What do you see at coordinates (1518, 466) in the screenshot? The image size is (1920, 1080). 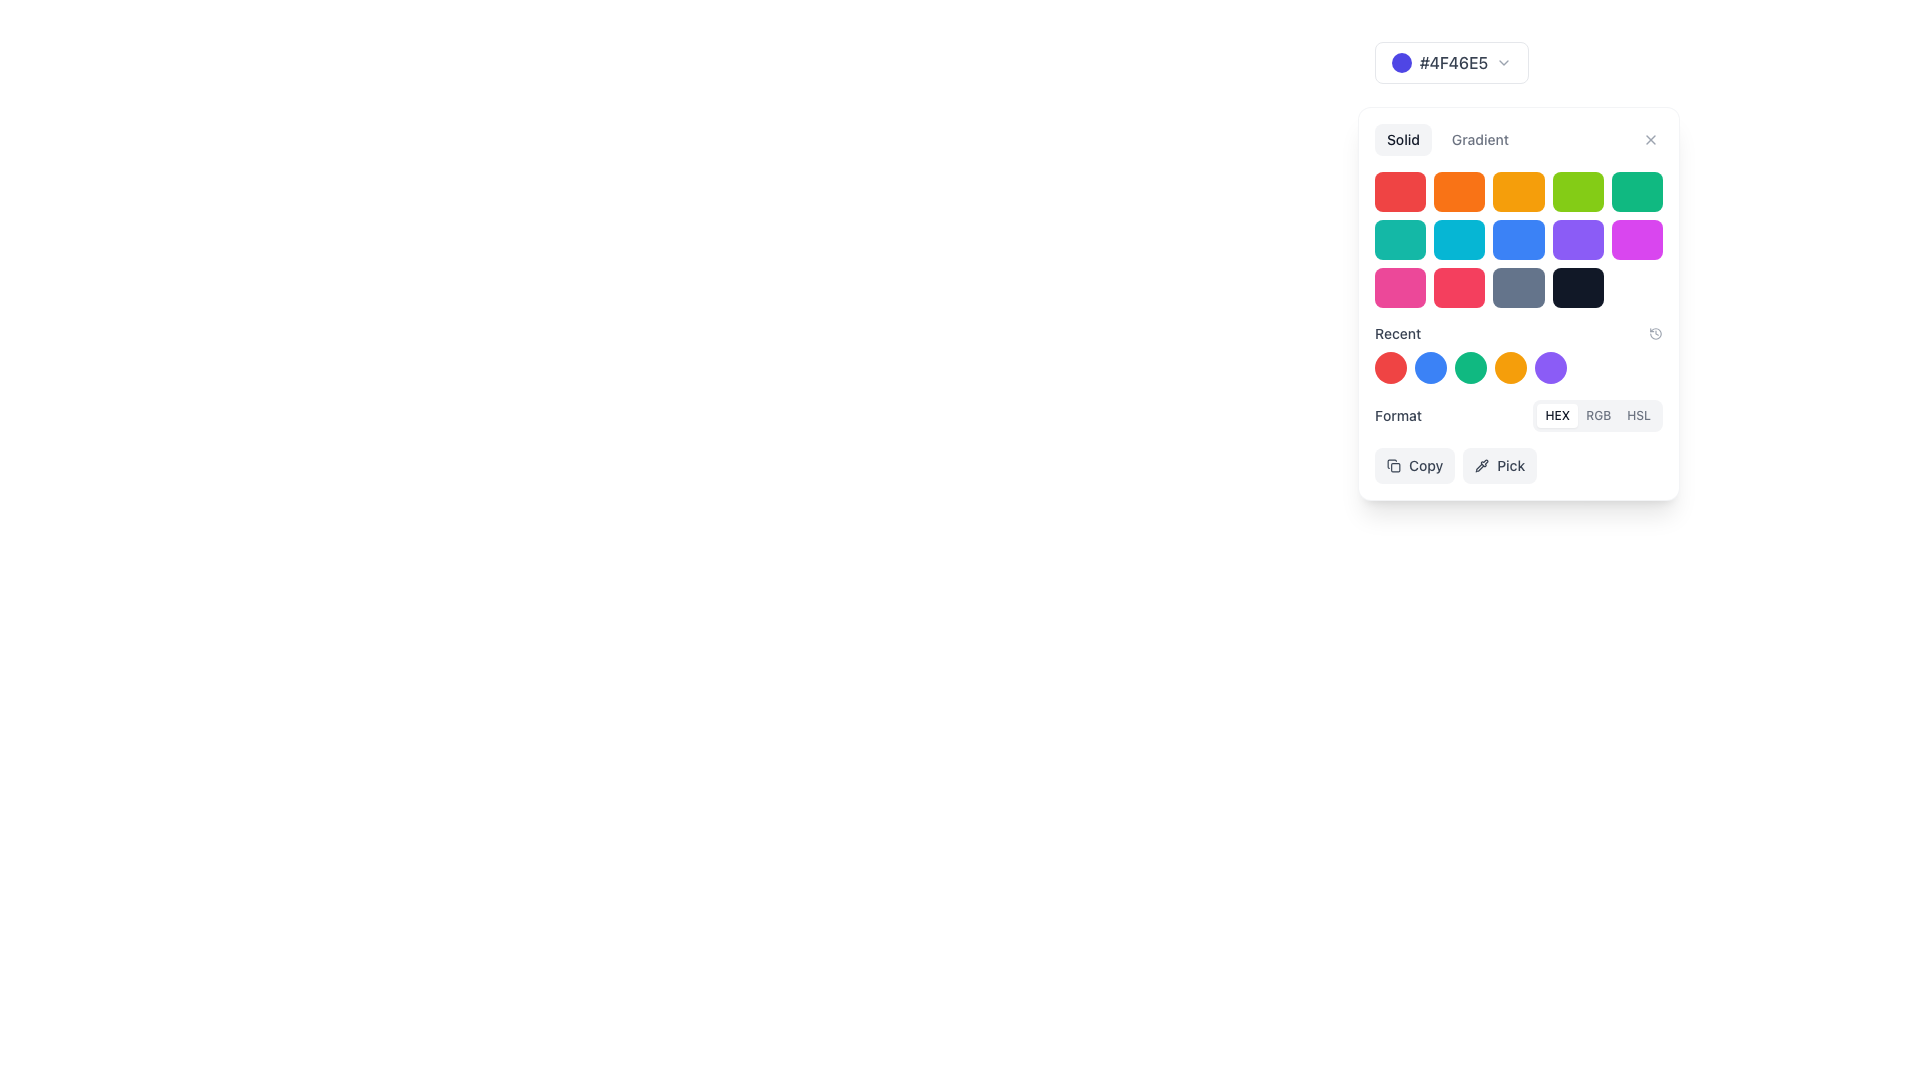 I see `the 'Copy' button in the horizontal button group located at the bottom-right corner of the popup panel to copy information` at bounding box center [1518, 466].